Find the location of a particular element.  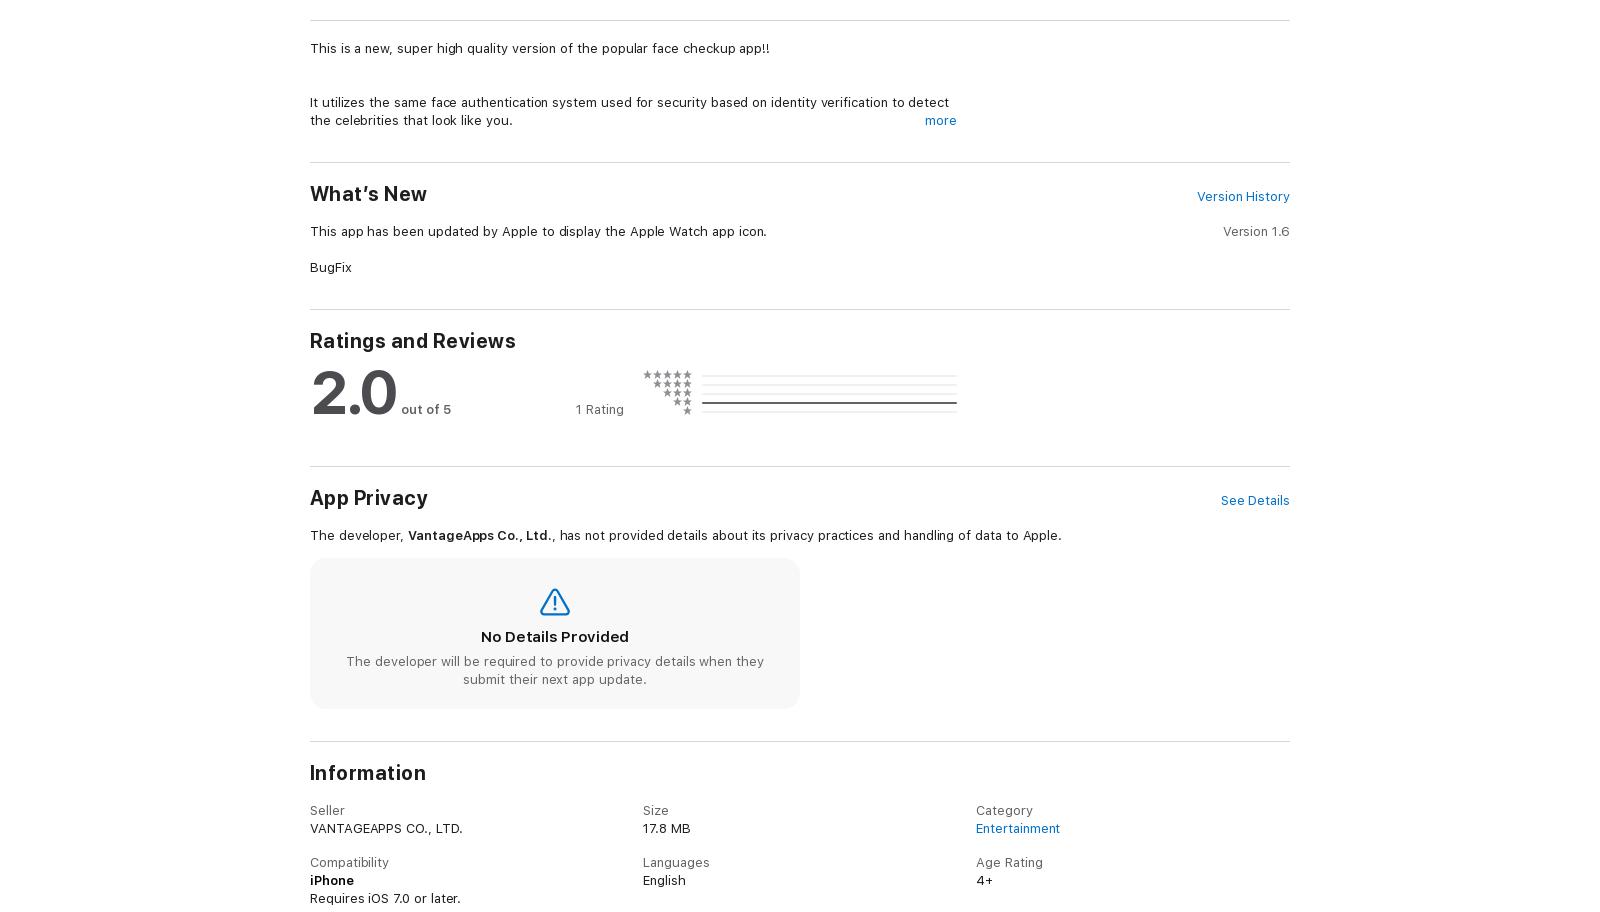

'The developer,' is located at coordinates (359, 535).